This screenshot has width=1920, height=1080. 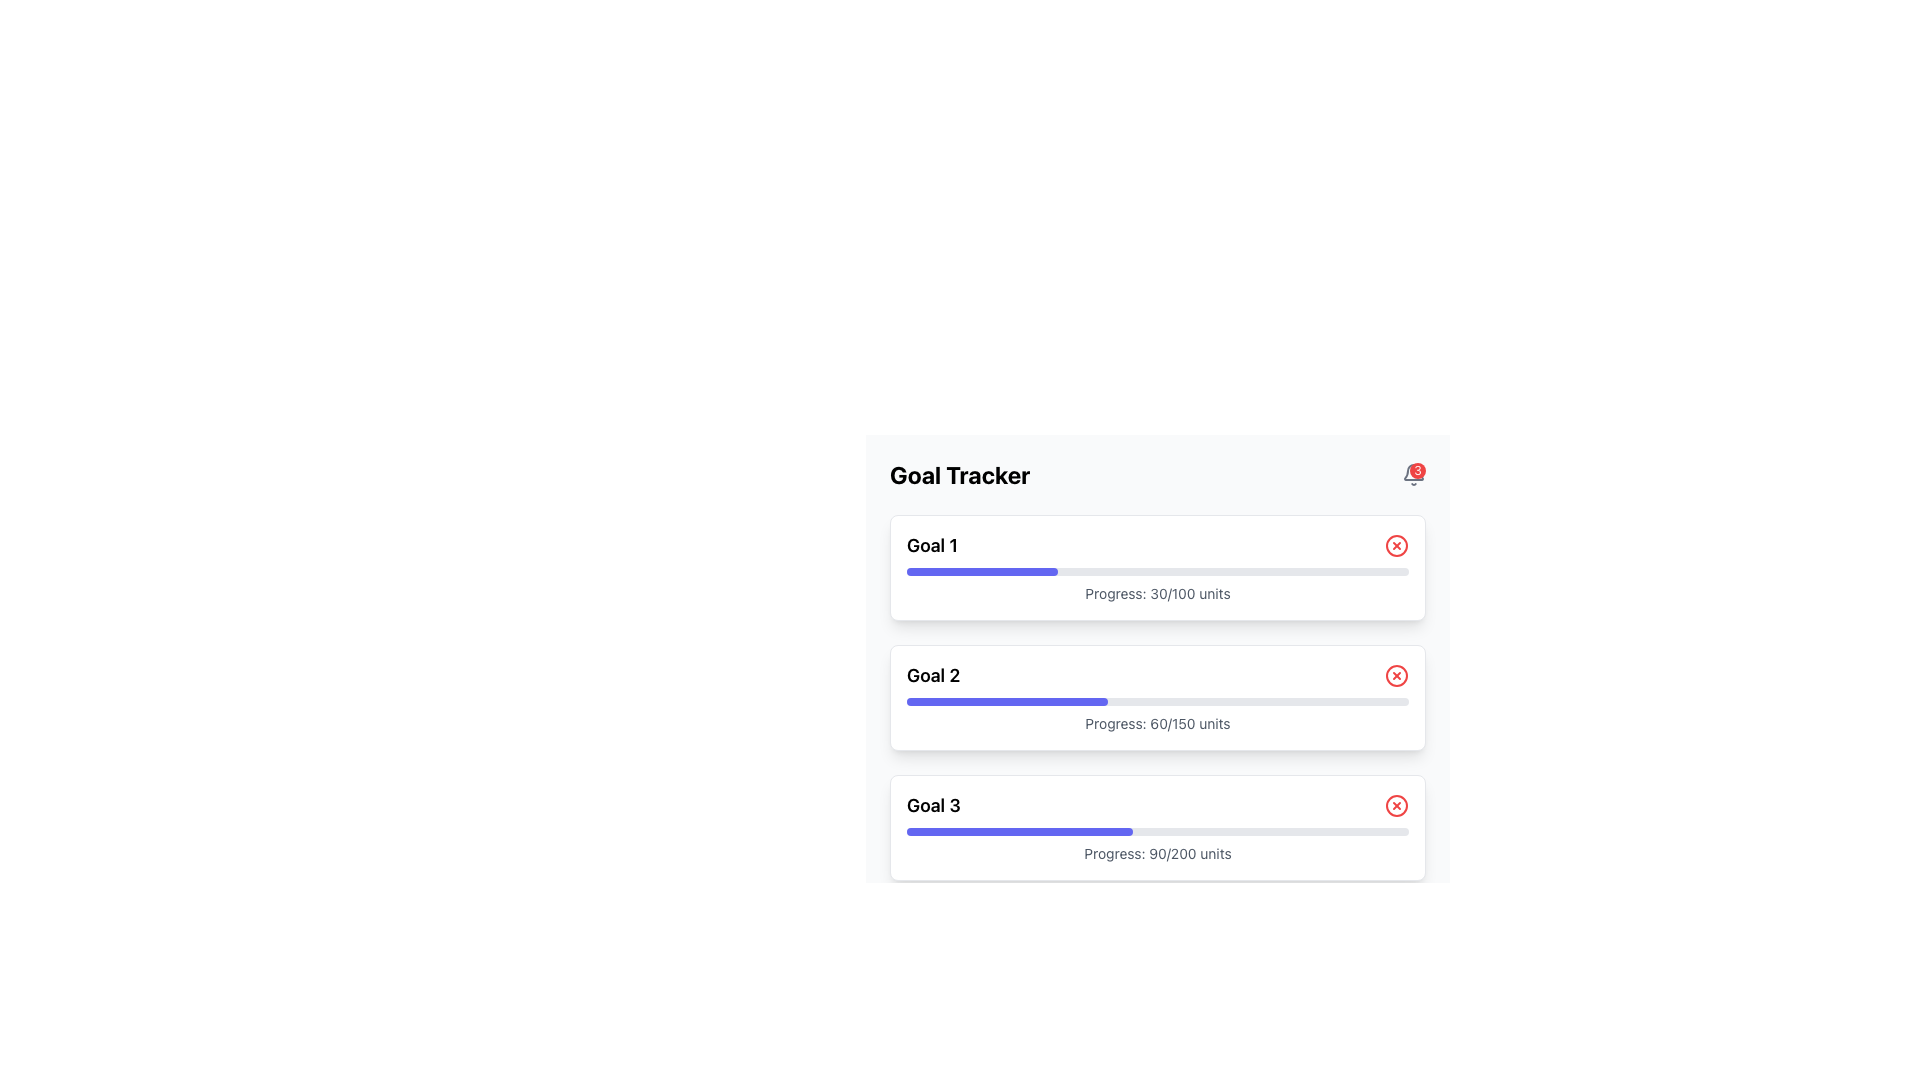 I want to click on the text label 'Goal 1' which is displayed in bold and larger font, located at the top of the first section of goal entries, so click(x=931, y=546).